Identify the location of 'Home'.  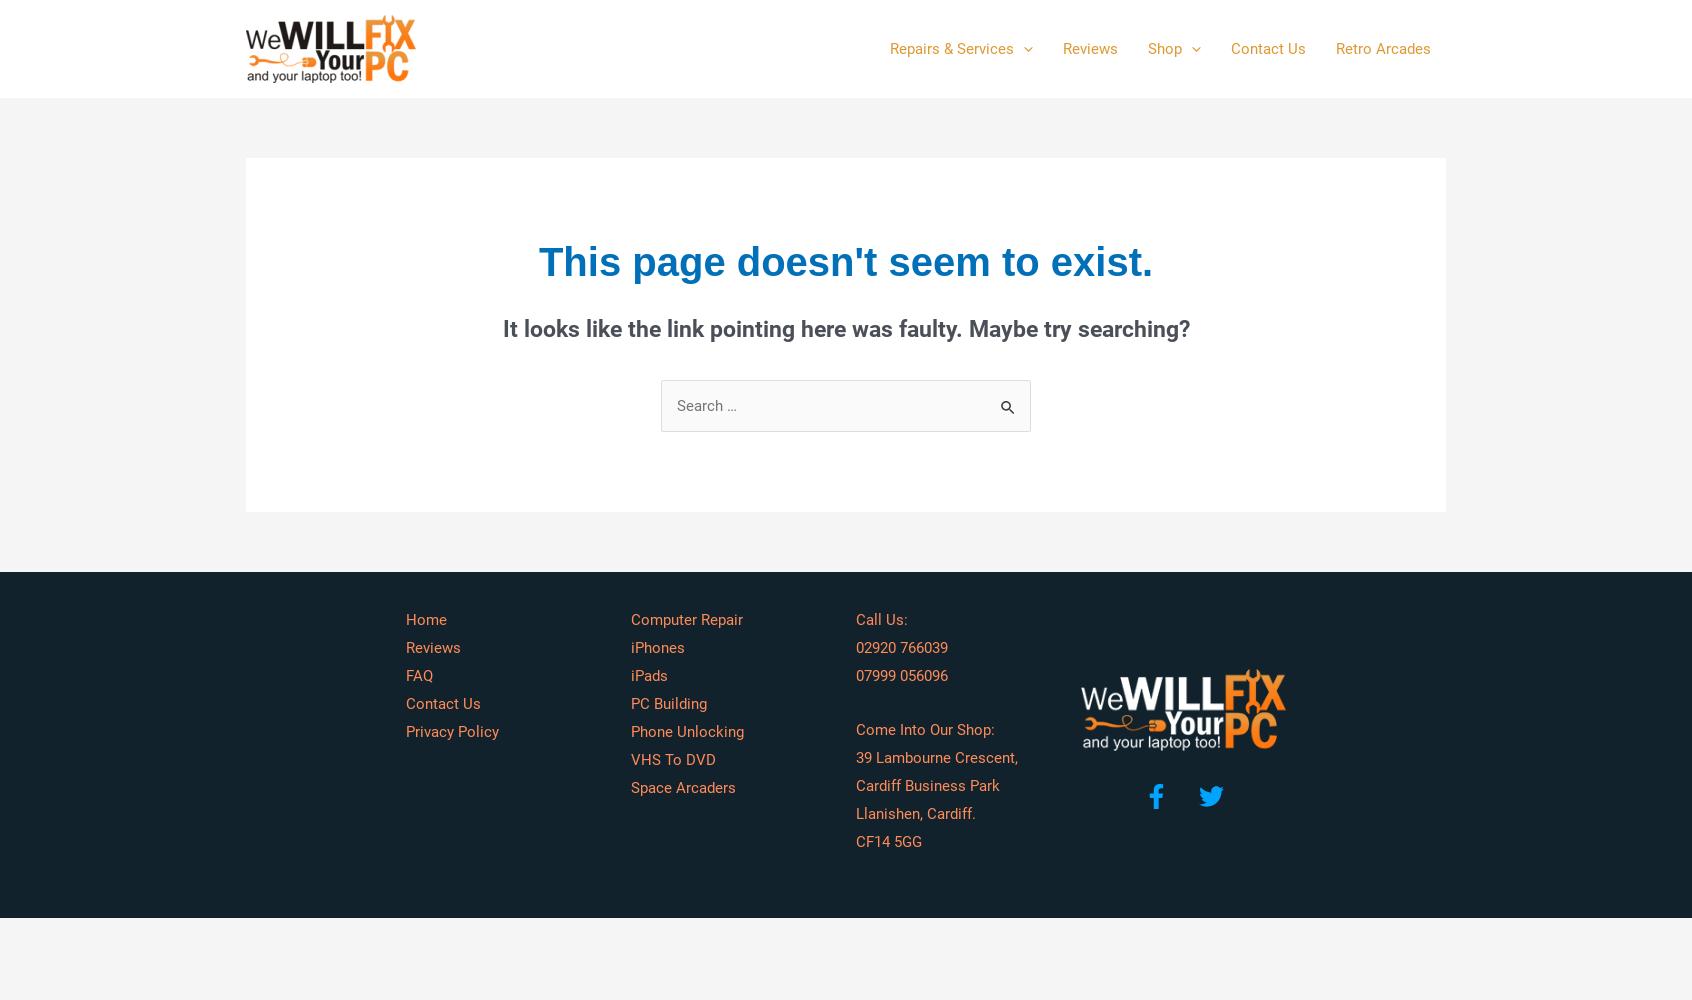
(425, 619).